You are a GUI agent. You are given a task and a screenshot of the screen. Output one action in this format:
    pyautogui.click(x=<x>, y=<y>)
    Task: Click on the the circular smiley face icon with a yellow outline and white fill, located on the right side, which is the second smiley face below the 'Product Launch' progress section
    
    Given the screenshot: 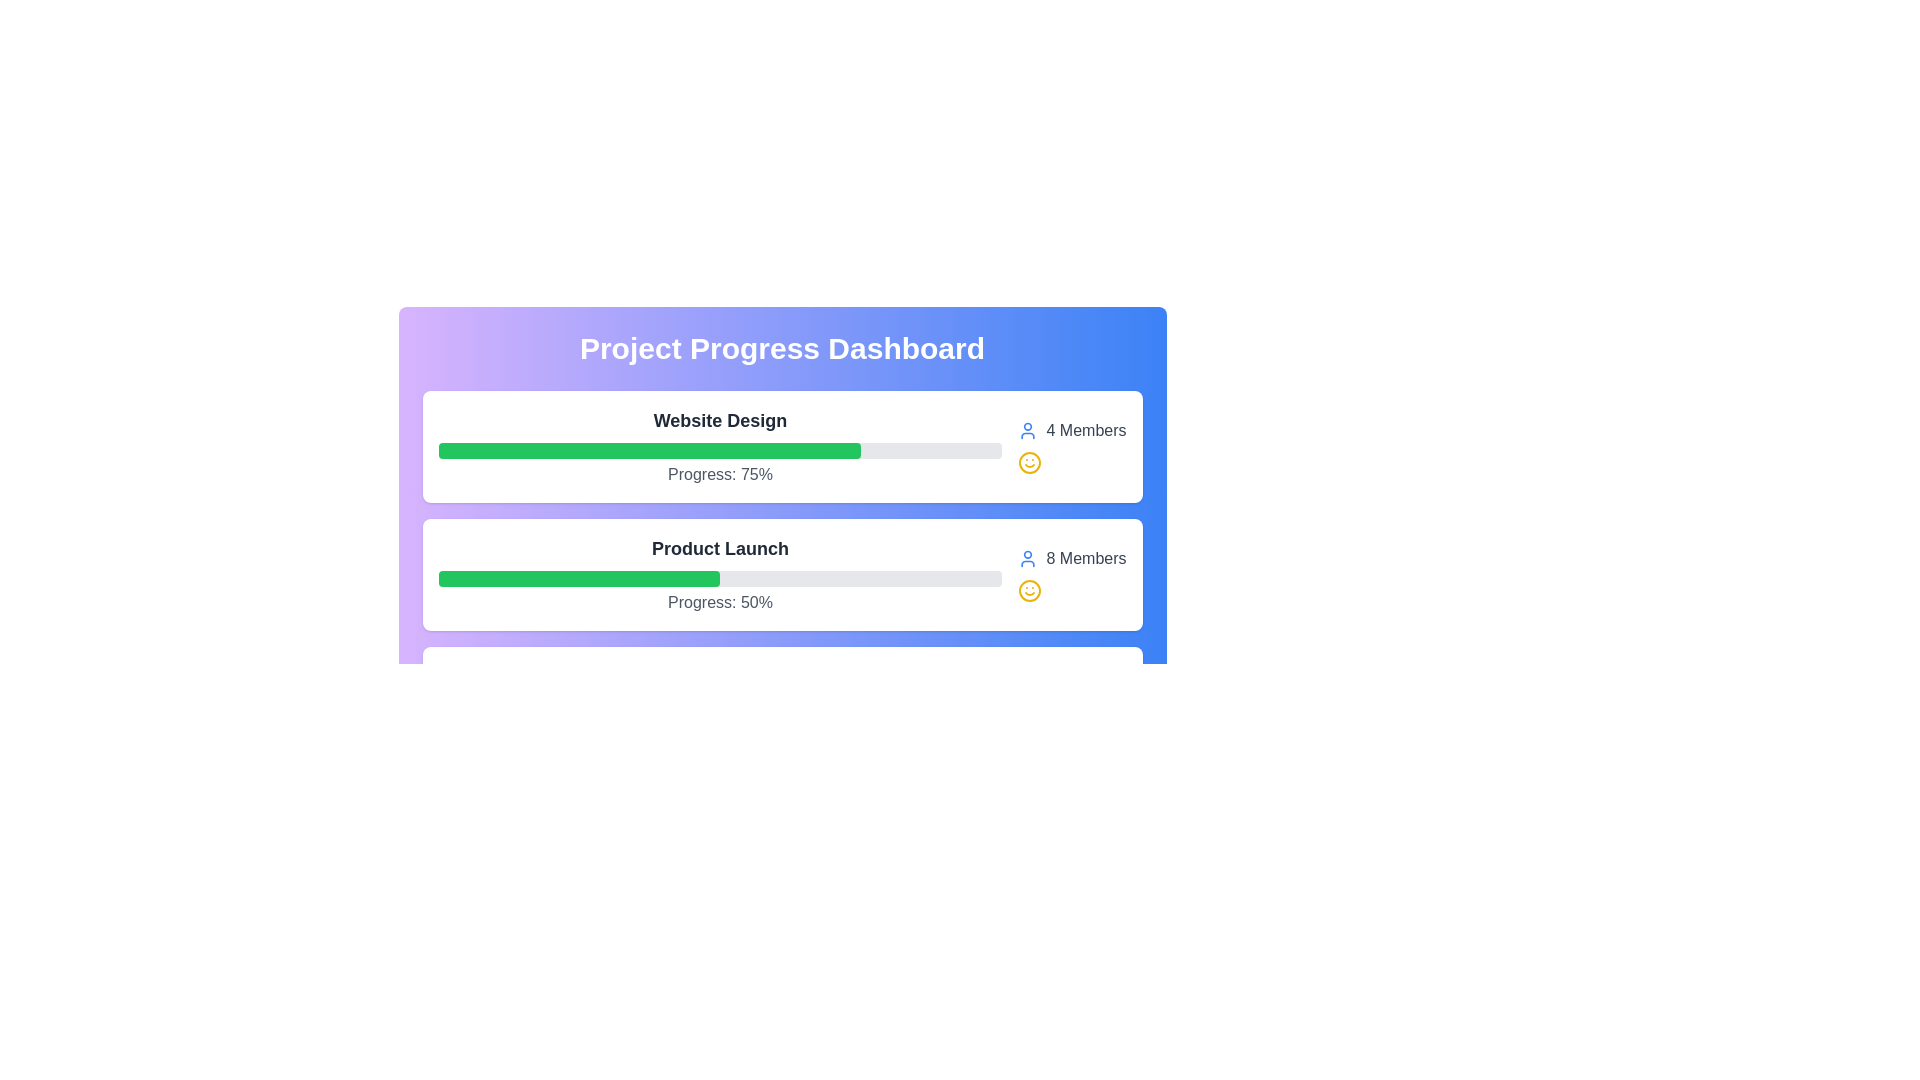 What is the action you would take?
    pyautogui.click(x=1030, y=589)
    